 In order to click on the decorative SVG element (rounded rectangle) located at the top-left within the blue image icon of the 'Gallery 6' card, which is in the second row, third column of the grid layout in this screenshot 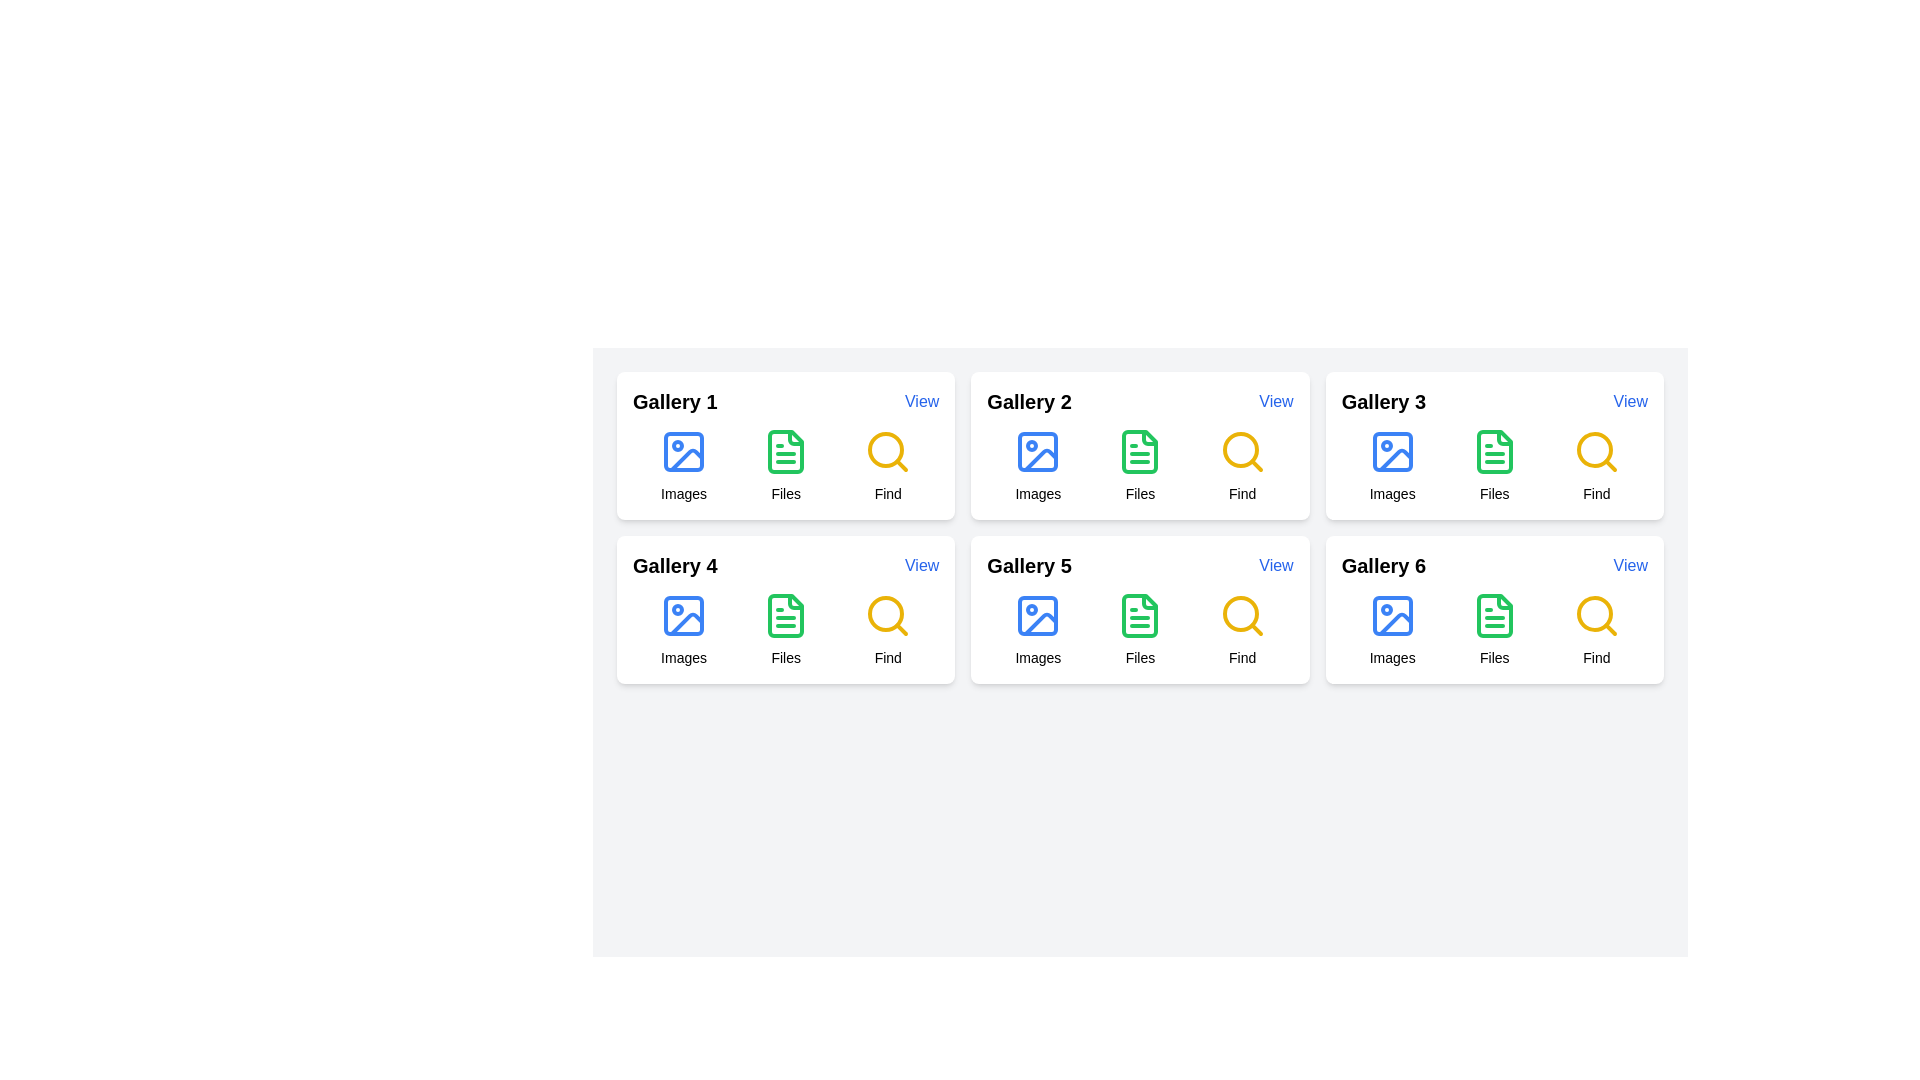, I will do `click(1391, 615)`.